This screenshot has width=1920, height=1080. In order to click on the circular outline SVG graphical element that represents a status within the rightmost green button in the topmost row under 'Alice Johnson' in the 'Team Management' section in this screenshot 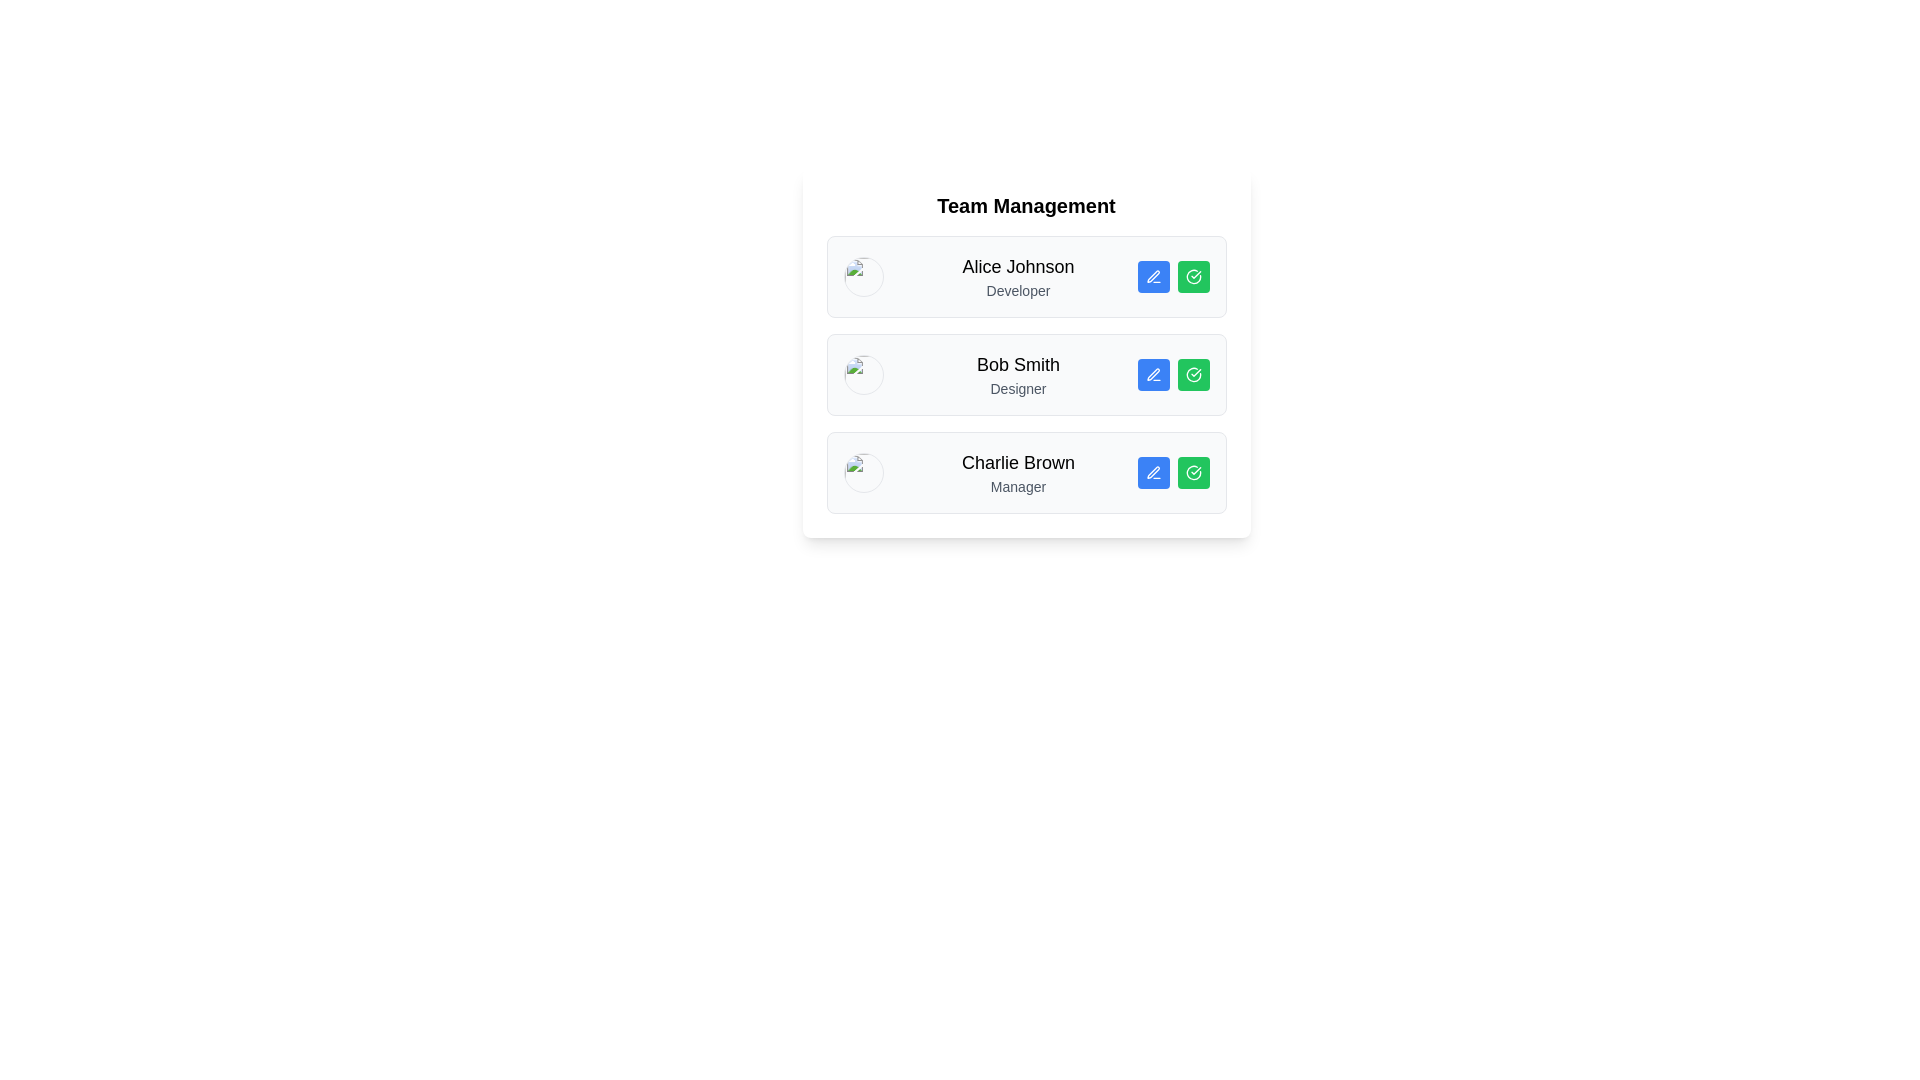, I will do `click(1193, 277)`.